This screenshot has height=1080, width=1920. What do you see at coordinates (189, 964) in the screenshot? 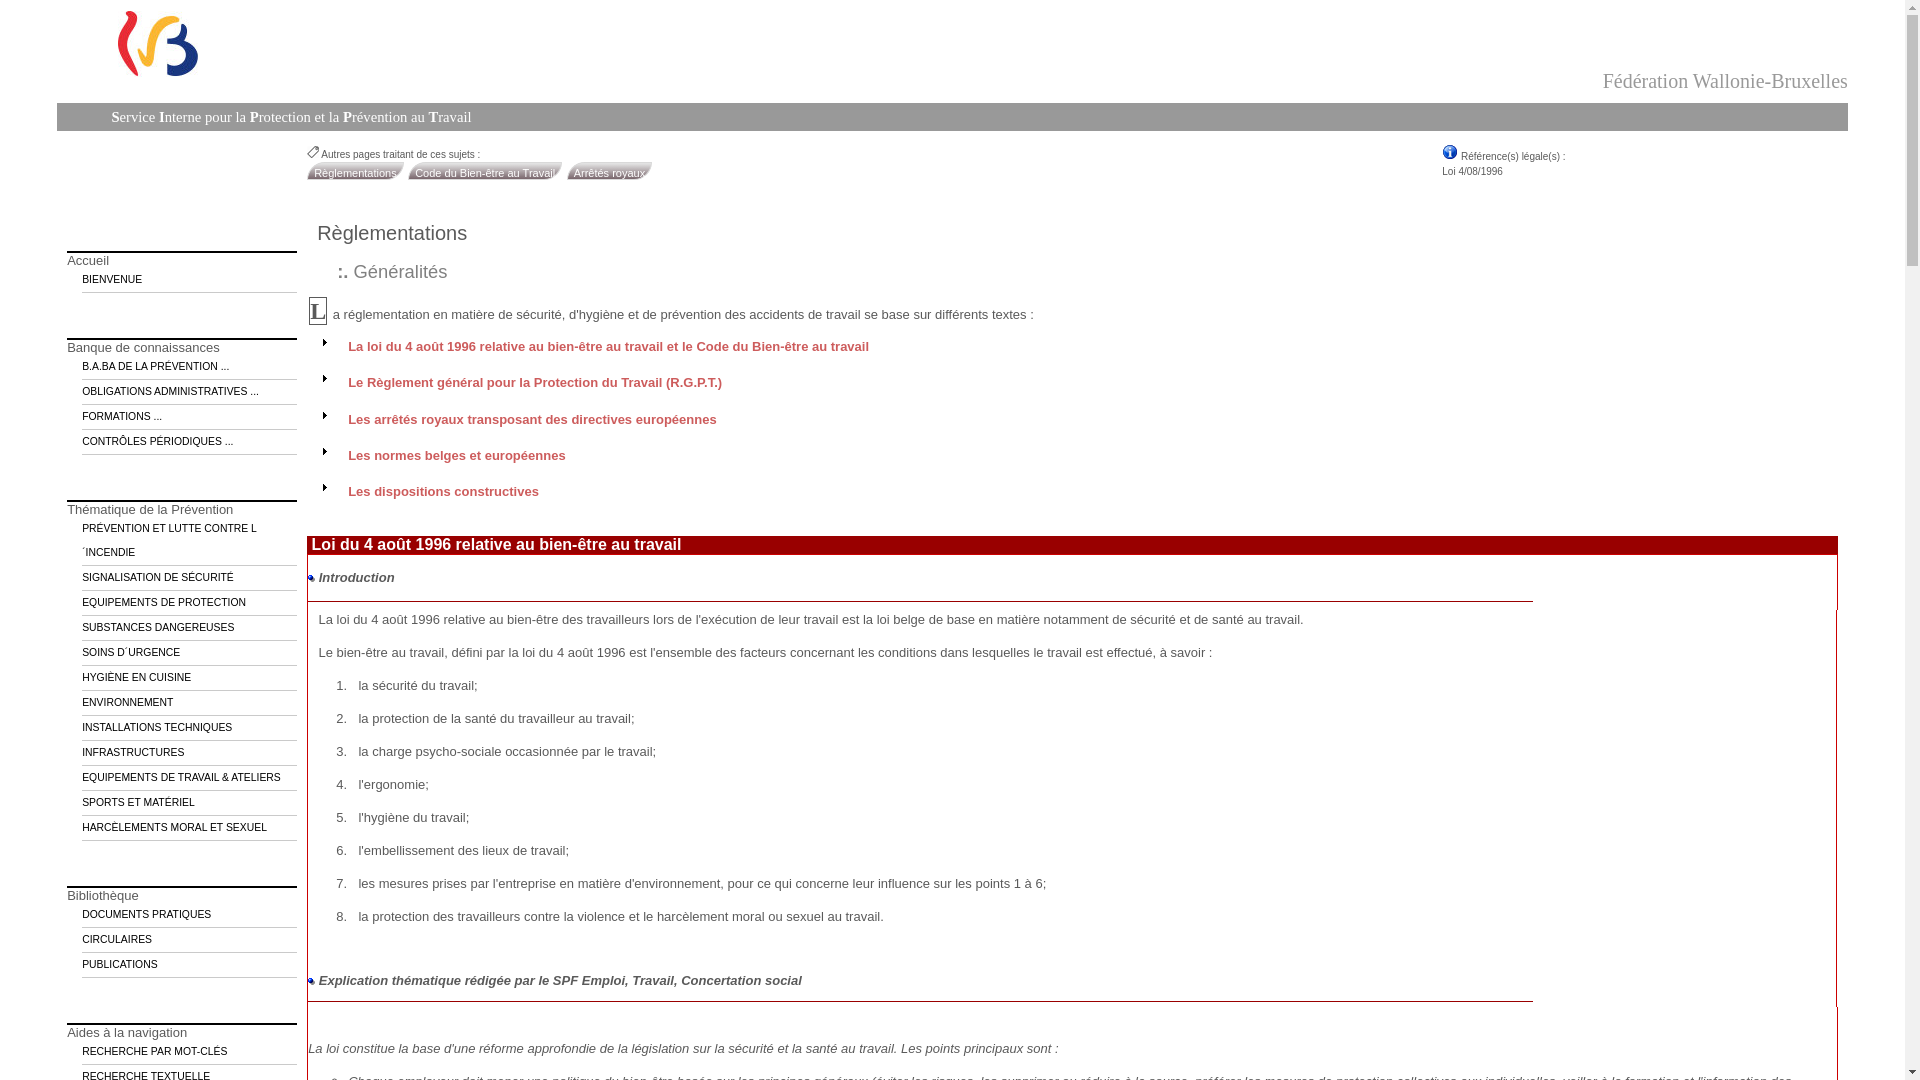
I see `'PUBLICATIONS'` at bounding box center [189, 964].